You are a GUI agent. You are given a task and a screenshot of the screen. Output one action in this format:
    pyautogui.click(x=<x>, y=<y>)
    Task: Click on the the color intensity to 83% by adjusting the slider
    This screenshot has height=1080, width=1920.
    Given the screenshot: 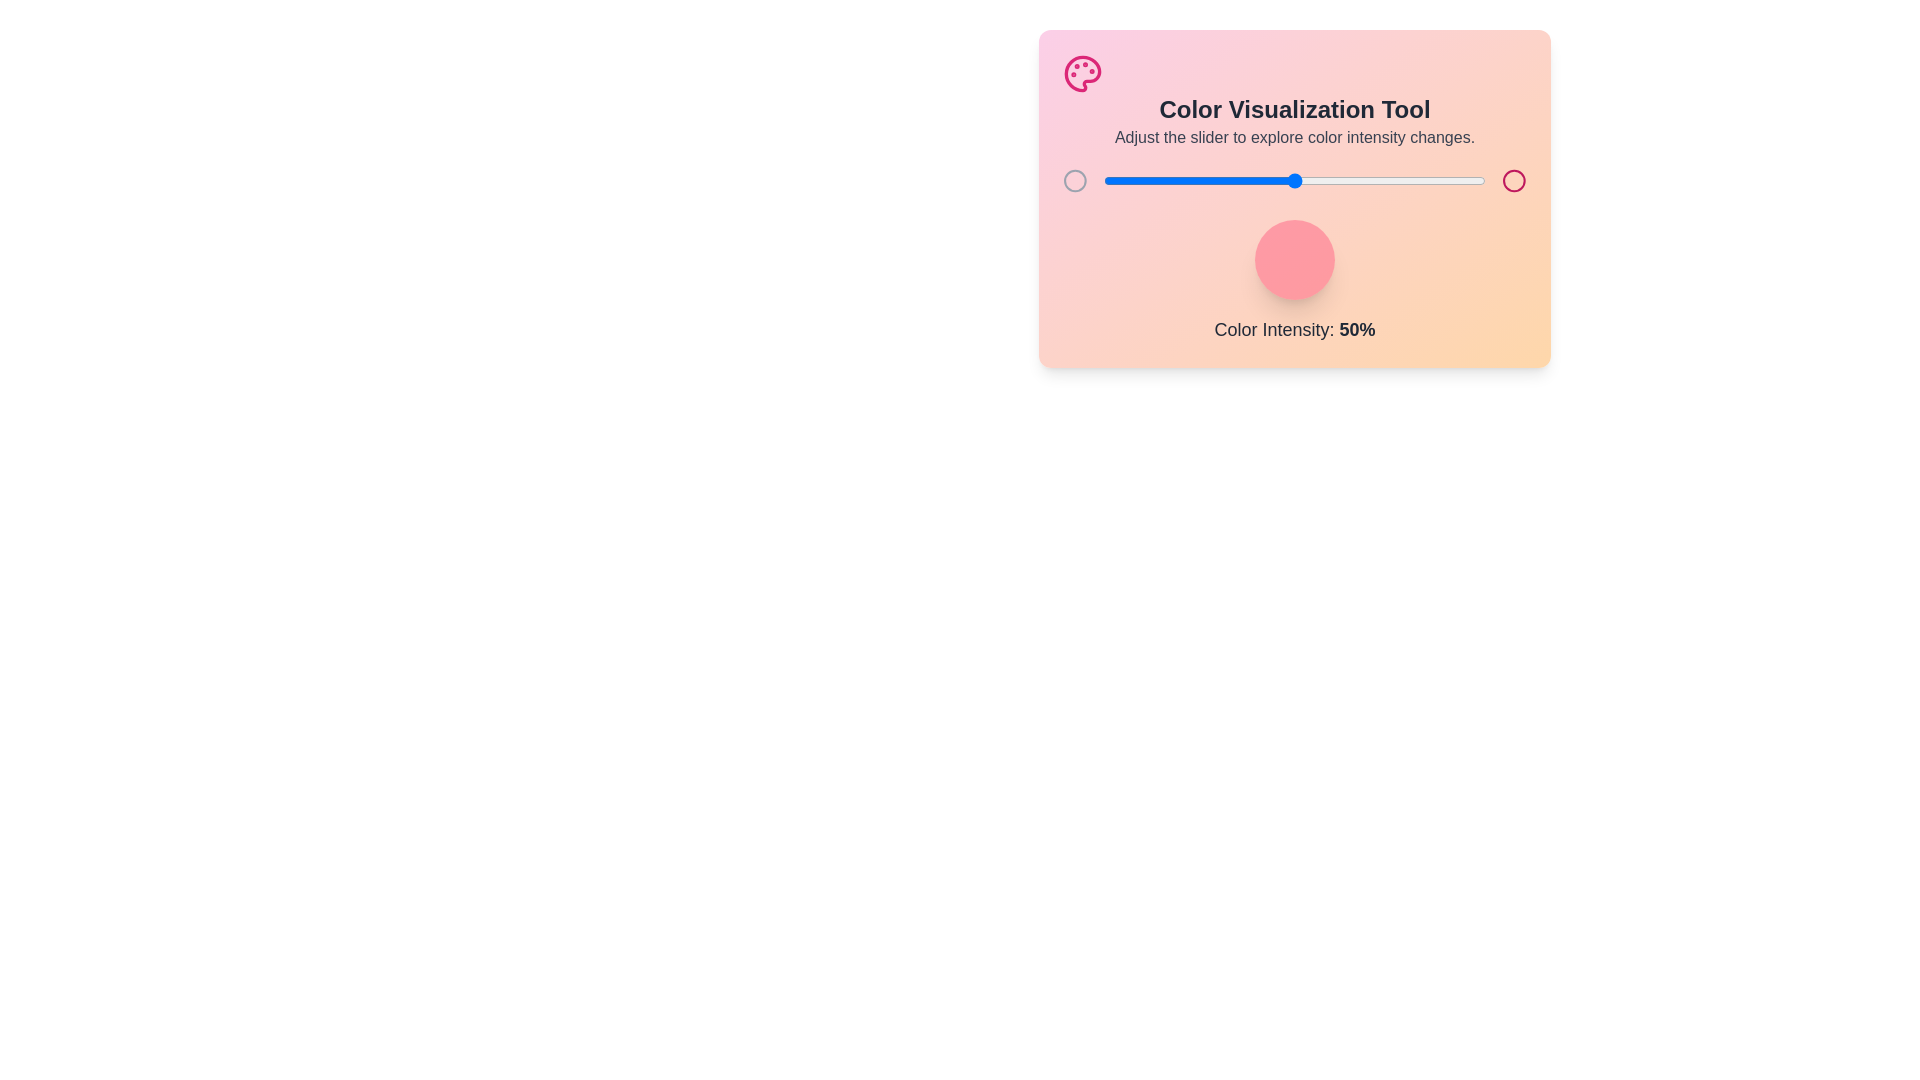 What is the action you would take?
    pyautogui.click(x=1420, y=181)
    